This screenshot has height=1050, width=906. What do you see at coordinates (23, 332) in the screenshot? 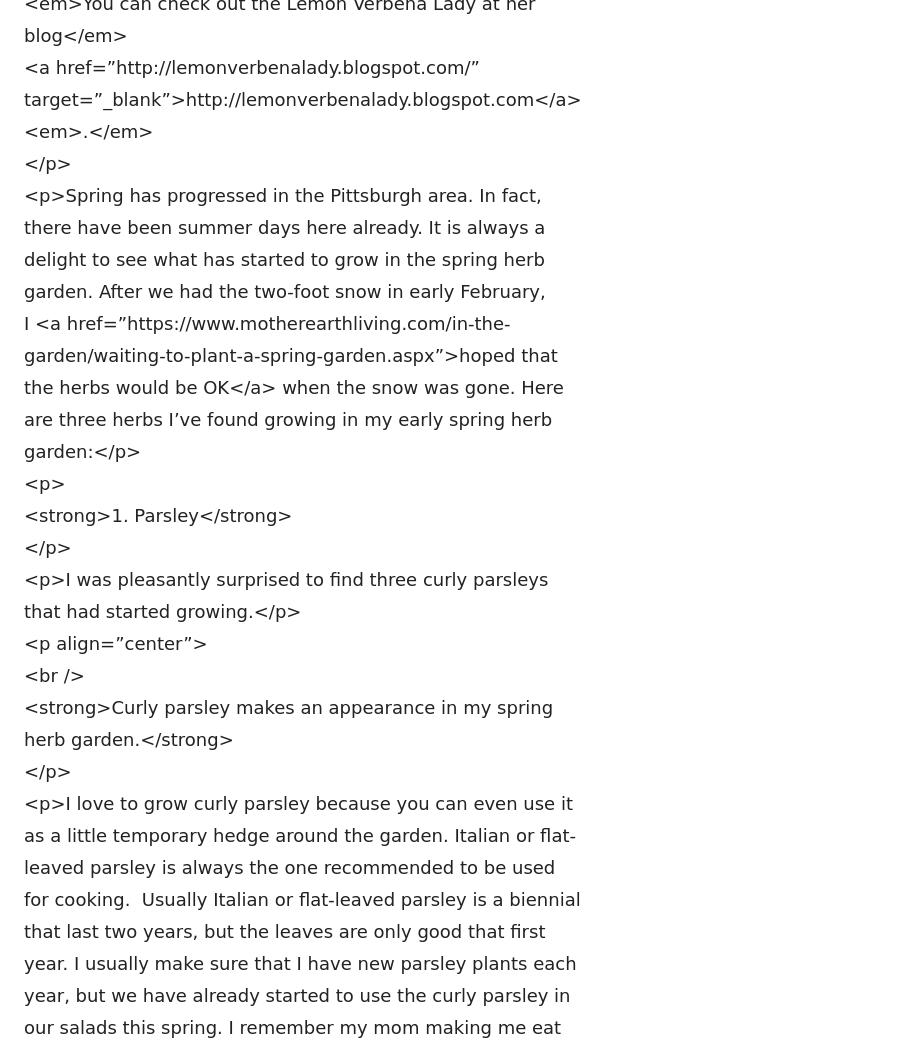
I see `'<p>1. Cream together the shortening and sugar. Add eggs, extracts, salt, baking powder and flour. Mix, then add lemon balm leaves. Mix well and drop by teaspoonfuls onto cookie sheet. </p>'` at bounding box center [23, 332].